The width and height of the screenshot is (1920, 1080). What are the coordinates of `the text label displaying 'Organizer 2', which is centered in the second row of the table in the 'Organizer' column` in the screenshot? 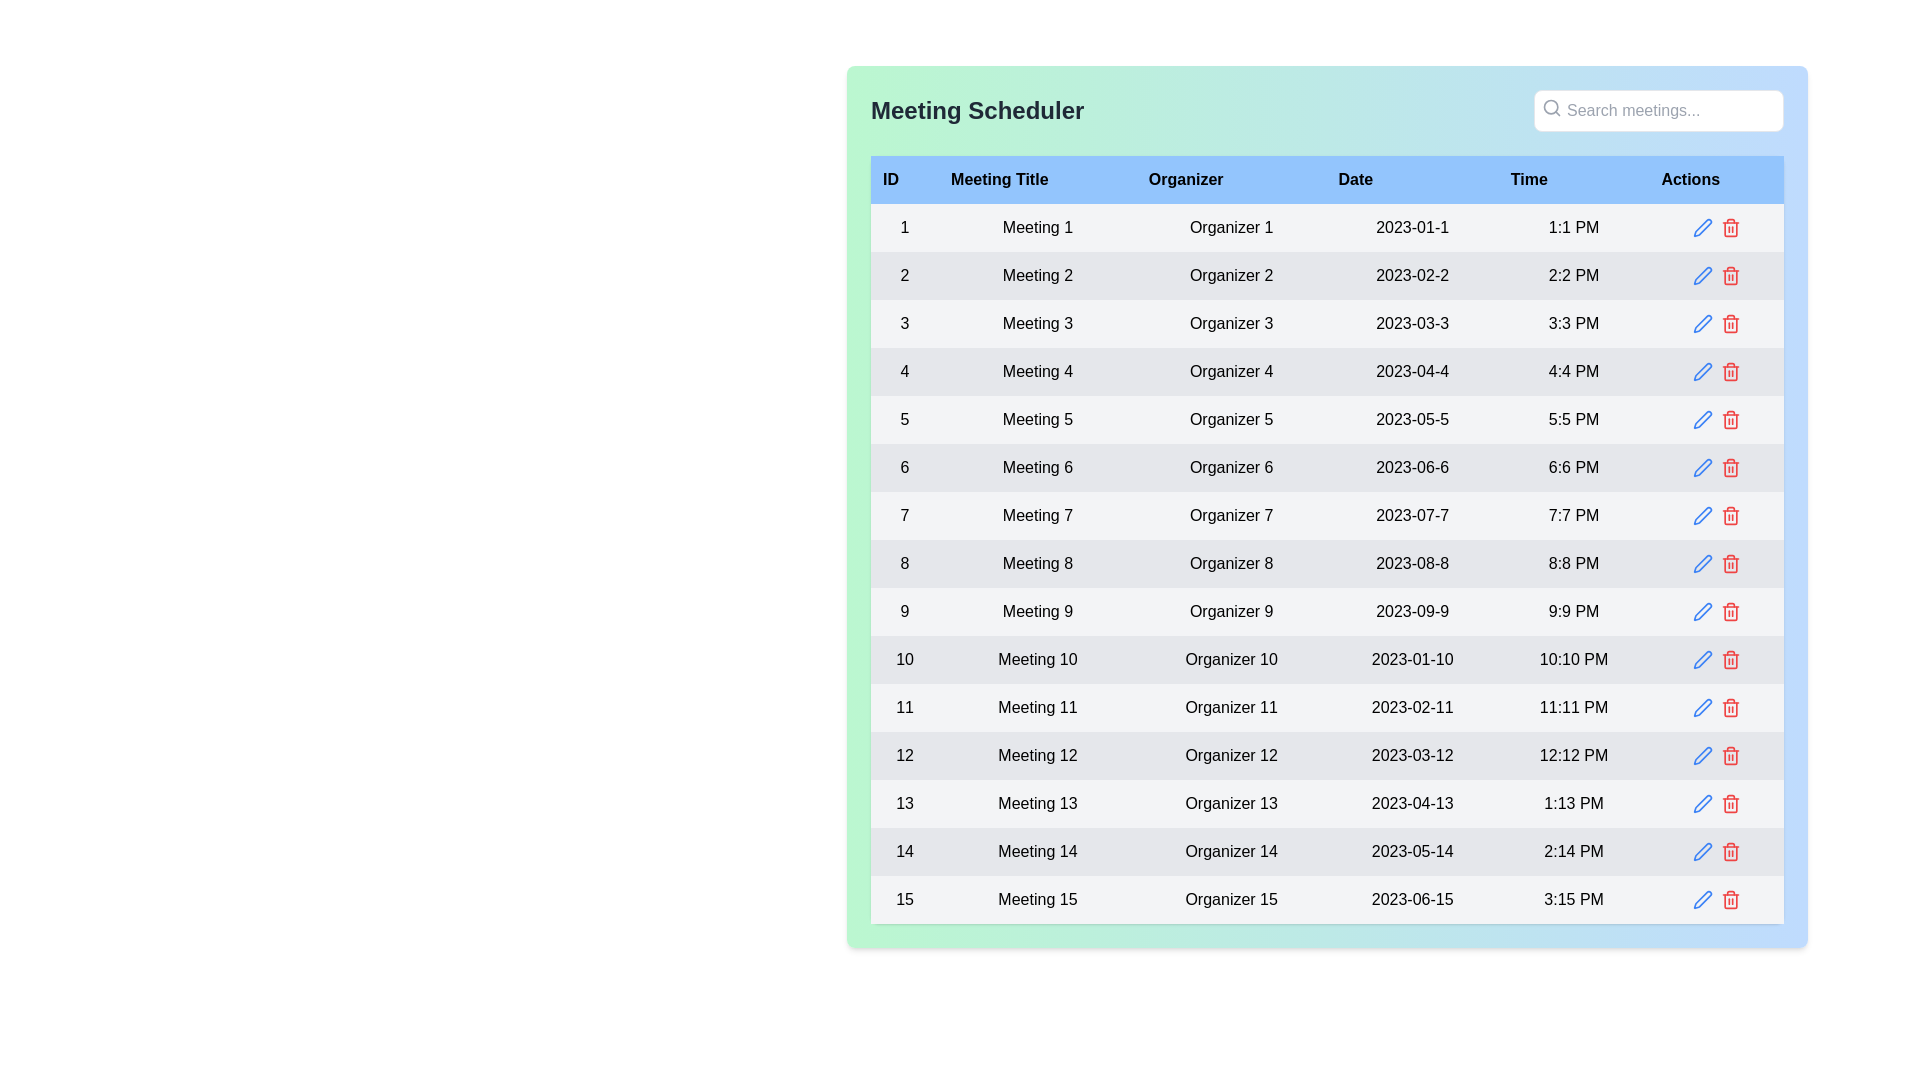 It's located at (1230, 276).